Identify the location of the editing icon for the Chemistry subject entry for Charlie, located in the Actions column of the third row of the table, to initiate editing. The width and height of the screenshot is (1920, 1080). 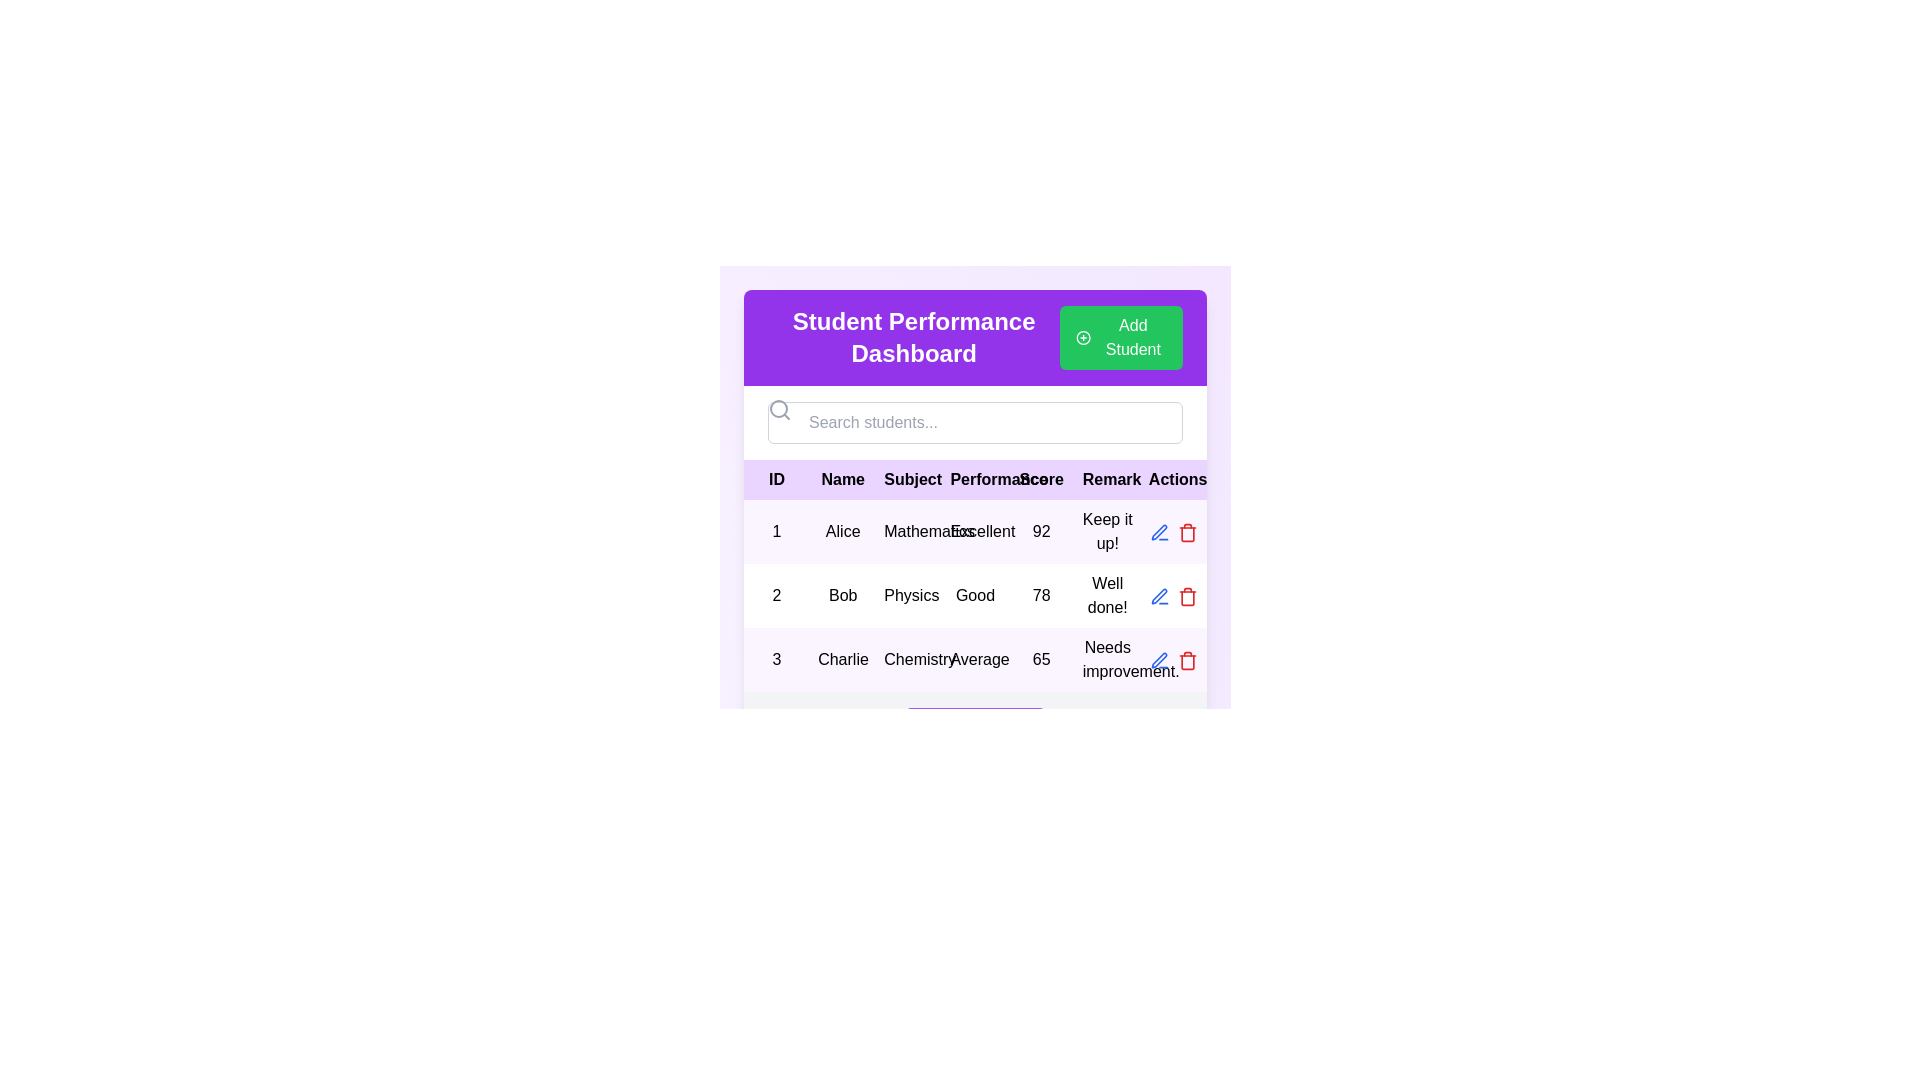
(1159, 660).